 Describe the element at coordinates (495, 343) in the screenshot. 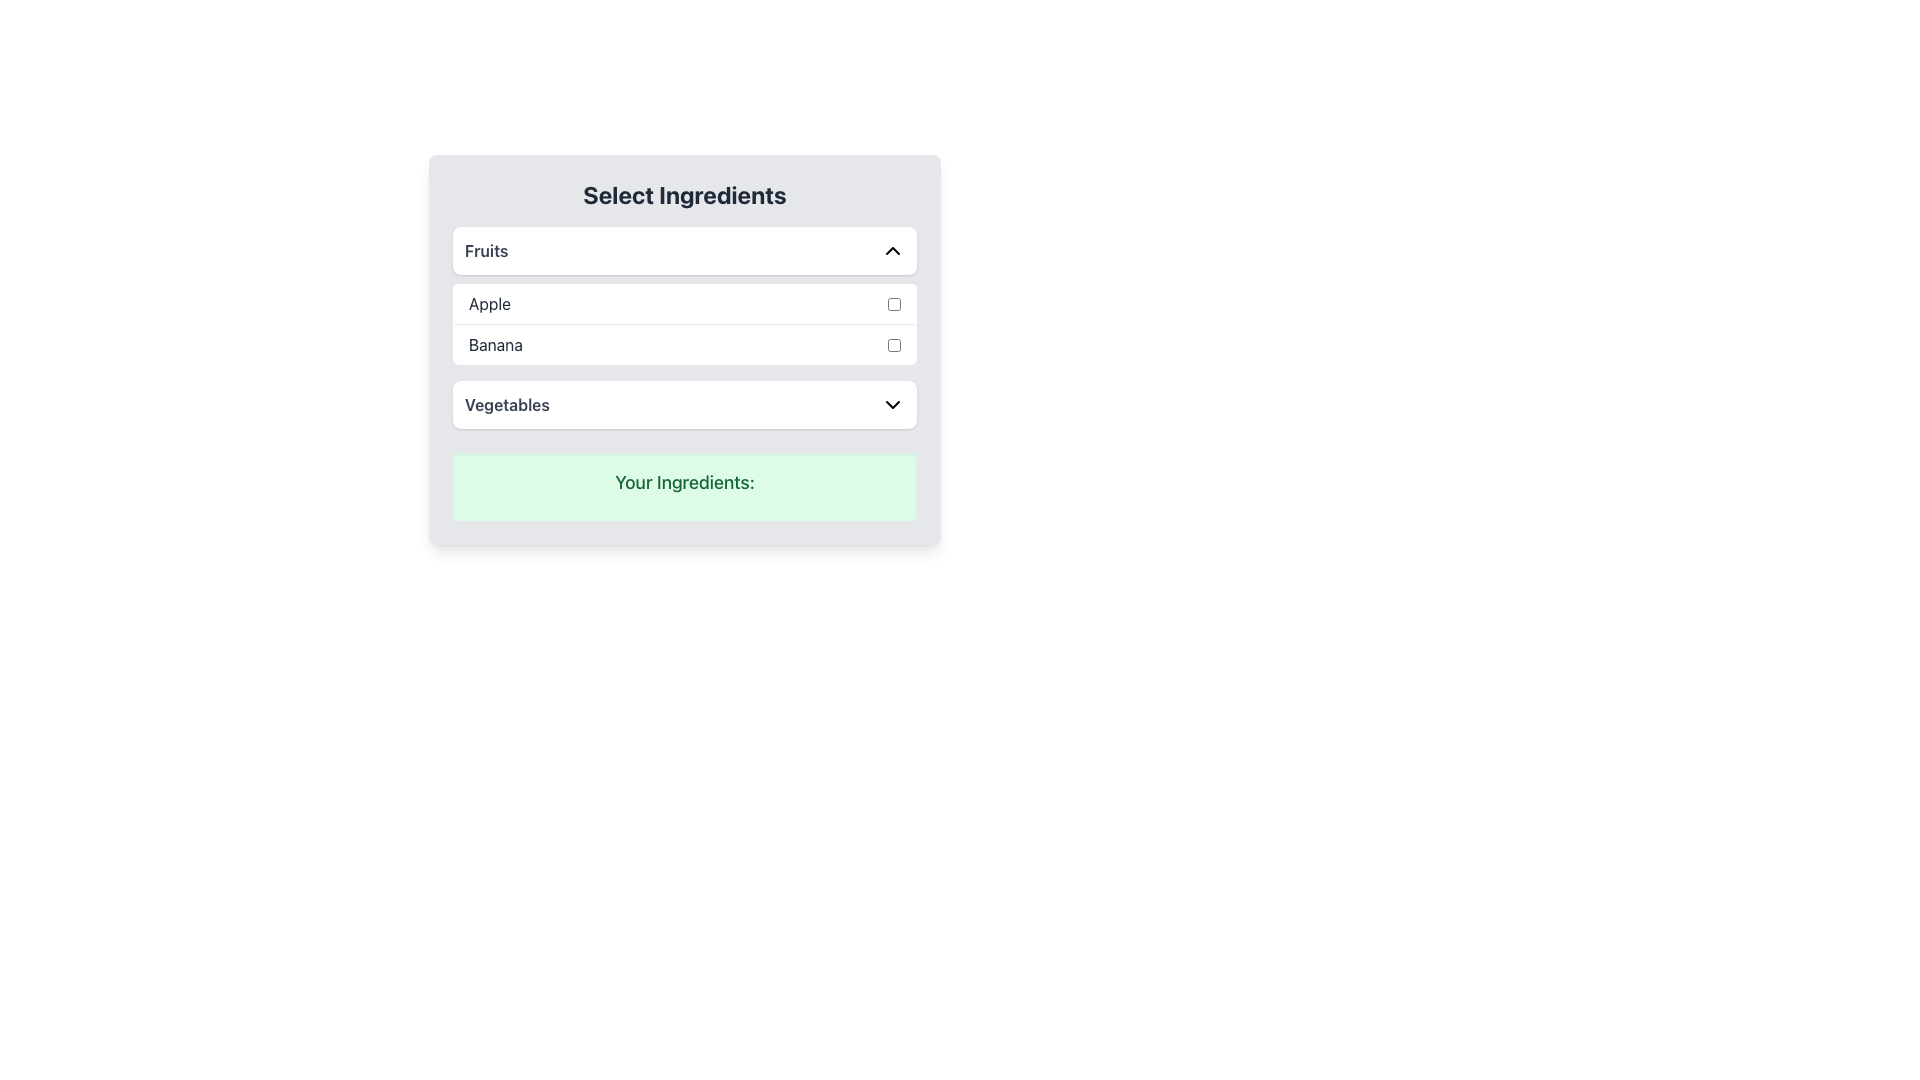

I see `the text label displaying the name 'Banana' within the selectable list under the 'Fruits' section` at that location.